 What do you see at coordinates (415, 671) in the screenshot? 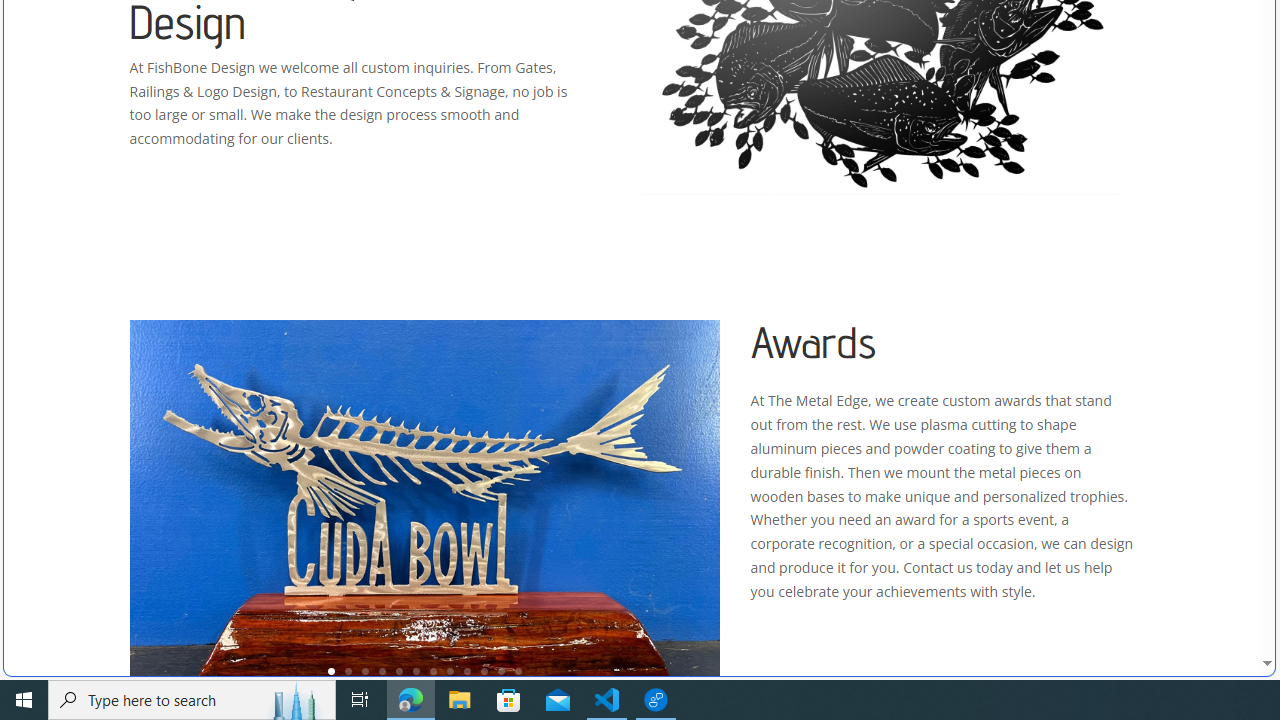
I see `'6'` at bounding box center [415, 671].